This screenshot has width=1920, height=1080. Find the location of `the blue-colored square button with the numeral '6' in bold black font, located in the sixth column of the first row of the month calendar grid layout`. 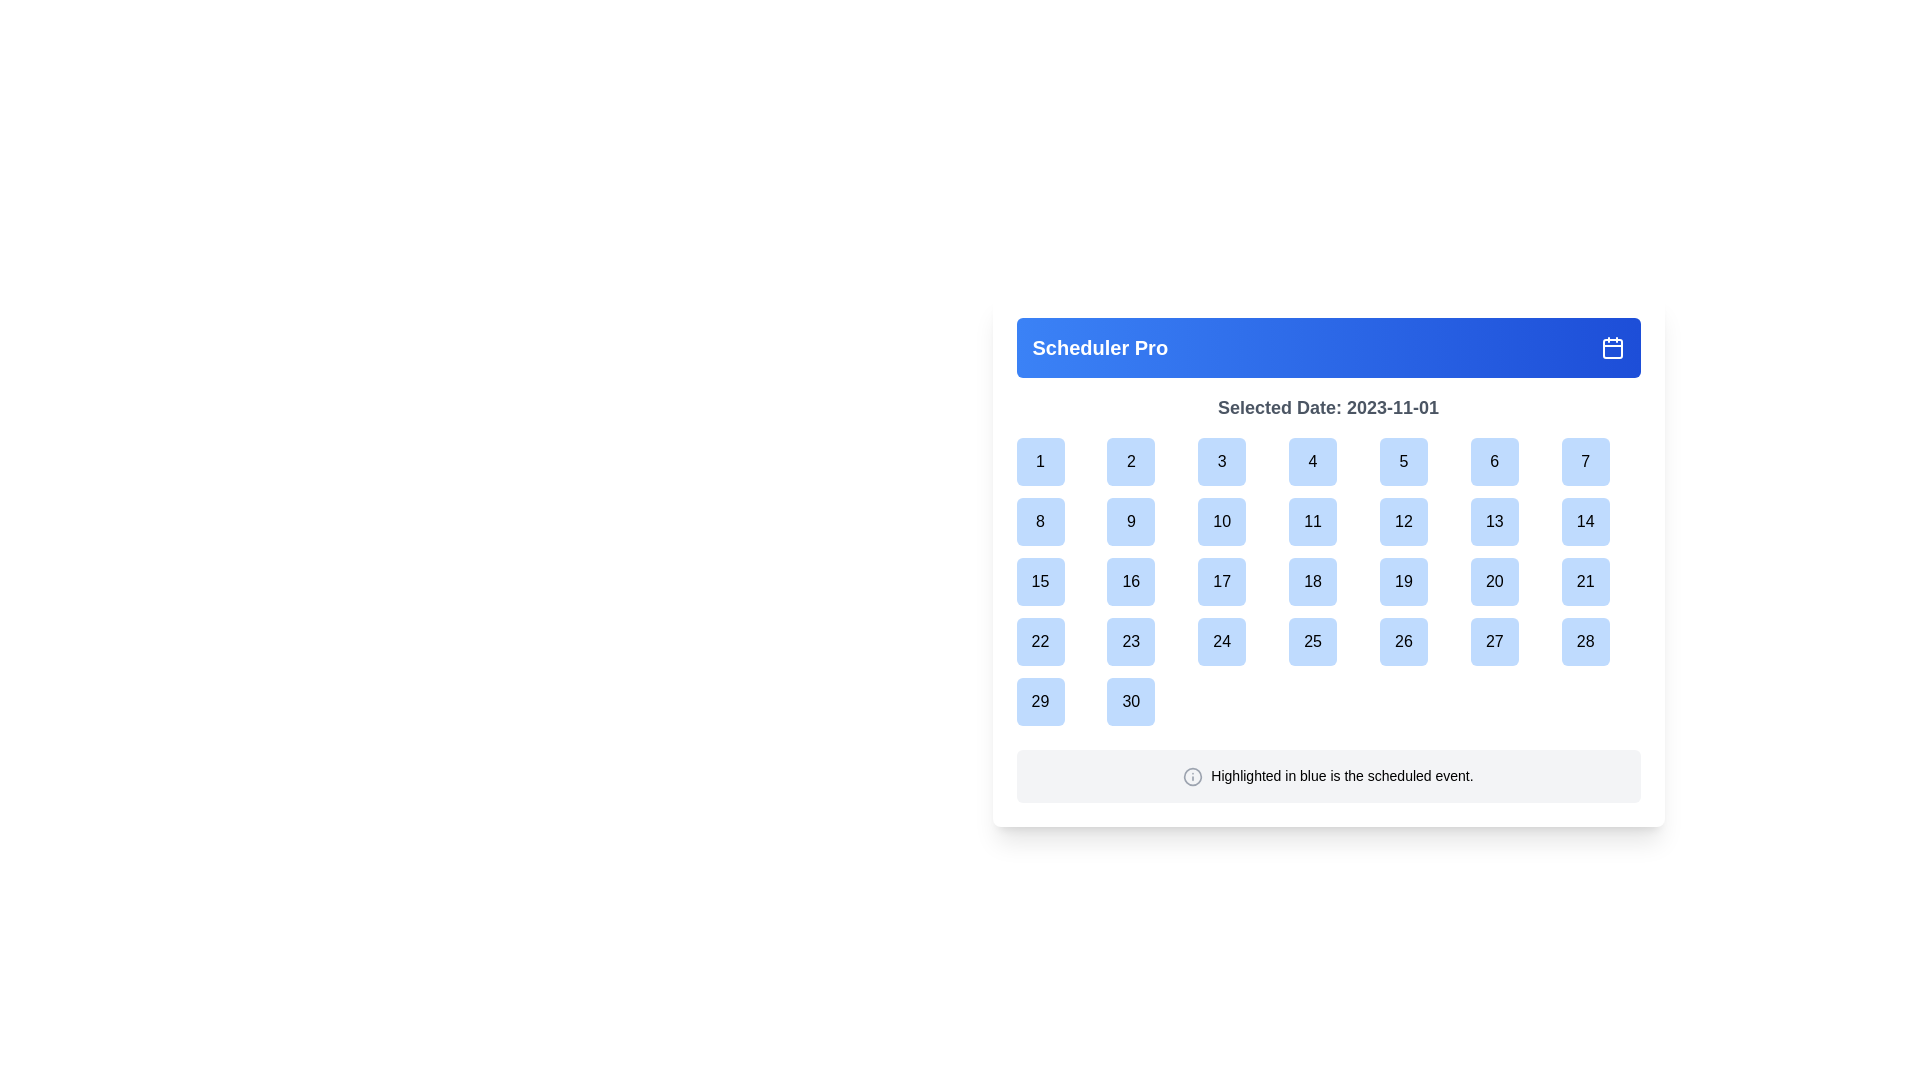

the blue-colored square button with the numeral '6' in bold black font, located in the sixth column of the first row of the month calendar grid layout is located at coordinates (1494, 462).